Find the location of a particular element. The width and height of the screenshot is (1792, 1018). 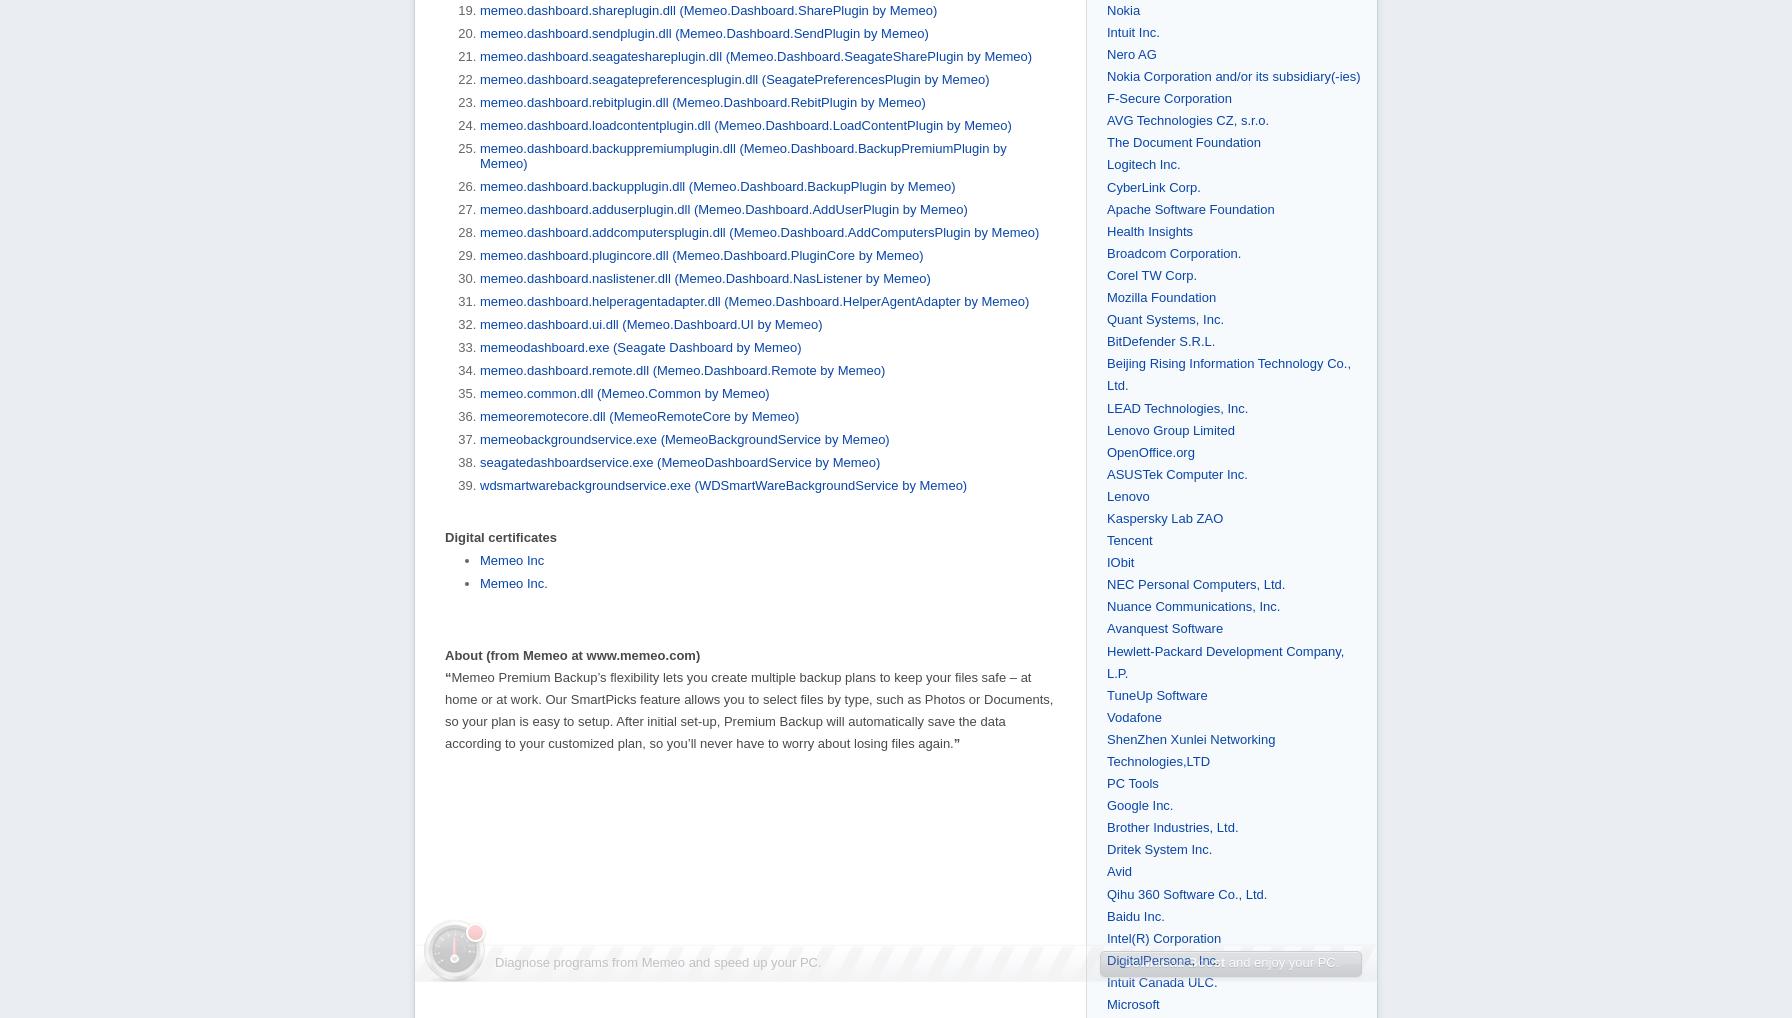

'Digital certificates' is located at coordinates (501, 535).